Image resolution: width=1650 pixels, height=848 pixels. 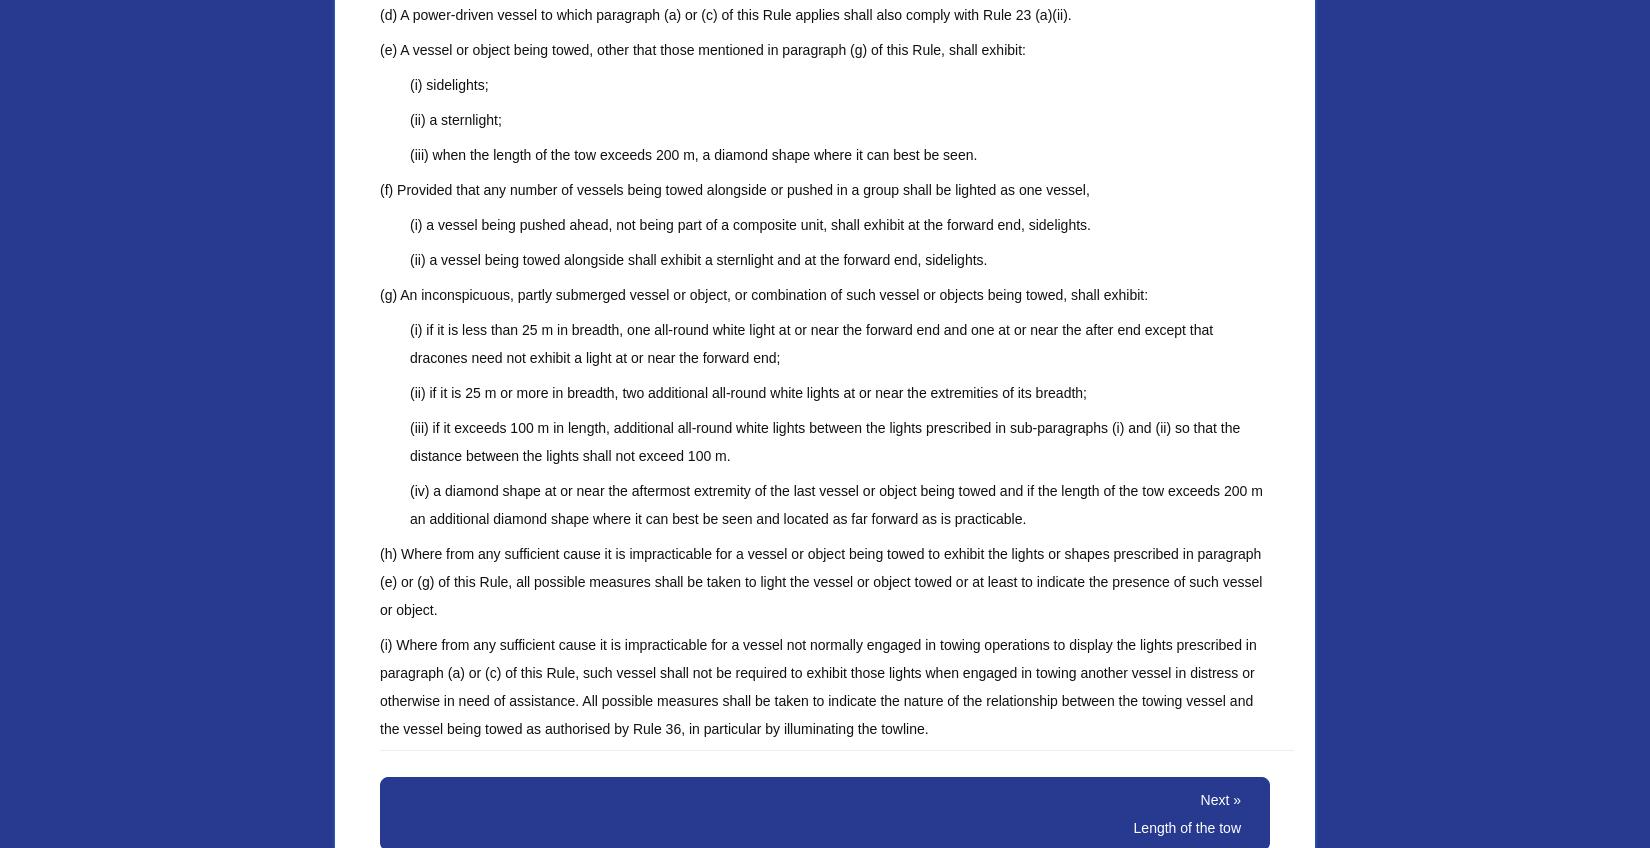 What do you see at coordinates (762, 295) in the screenshot?
I see `'(g) An inconspicuous, partly submerged vessel or object, or combination of such vessel or objects being towed, shall exhibit:'` at bounding box center [762, 295].